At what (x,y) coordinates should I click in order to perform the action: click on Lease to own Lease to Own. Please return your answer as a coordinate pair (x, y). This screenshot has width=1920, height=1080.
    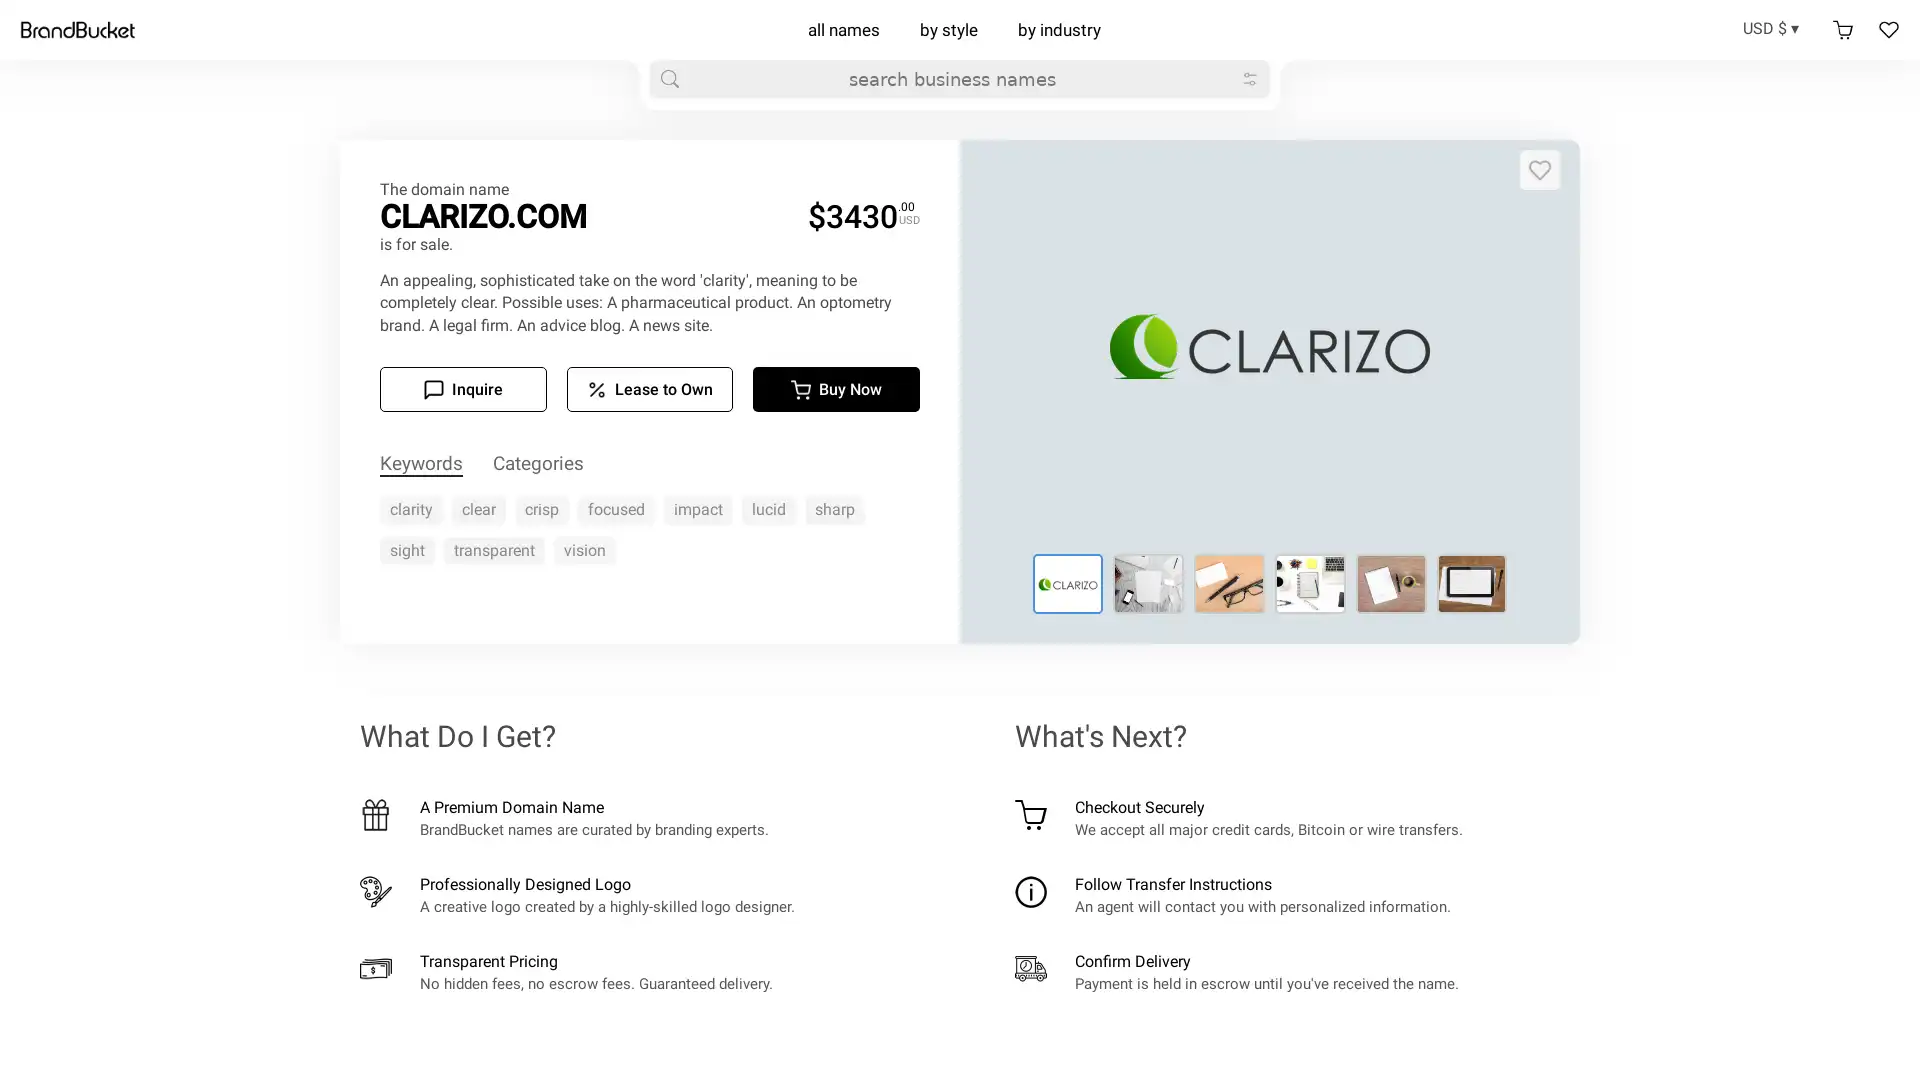
    Looking at the image, I should click on (649, 389).